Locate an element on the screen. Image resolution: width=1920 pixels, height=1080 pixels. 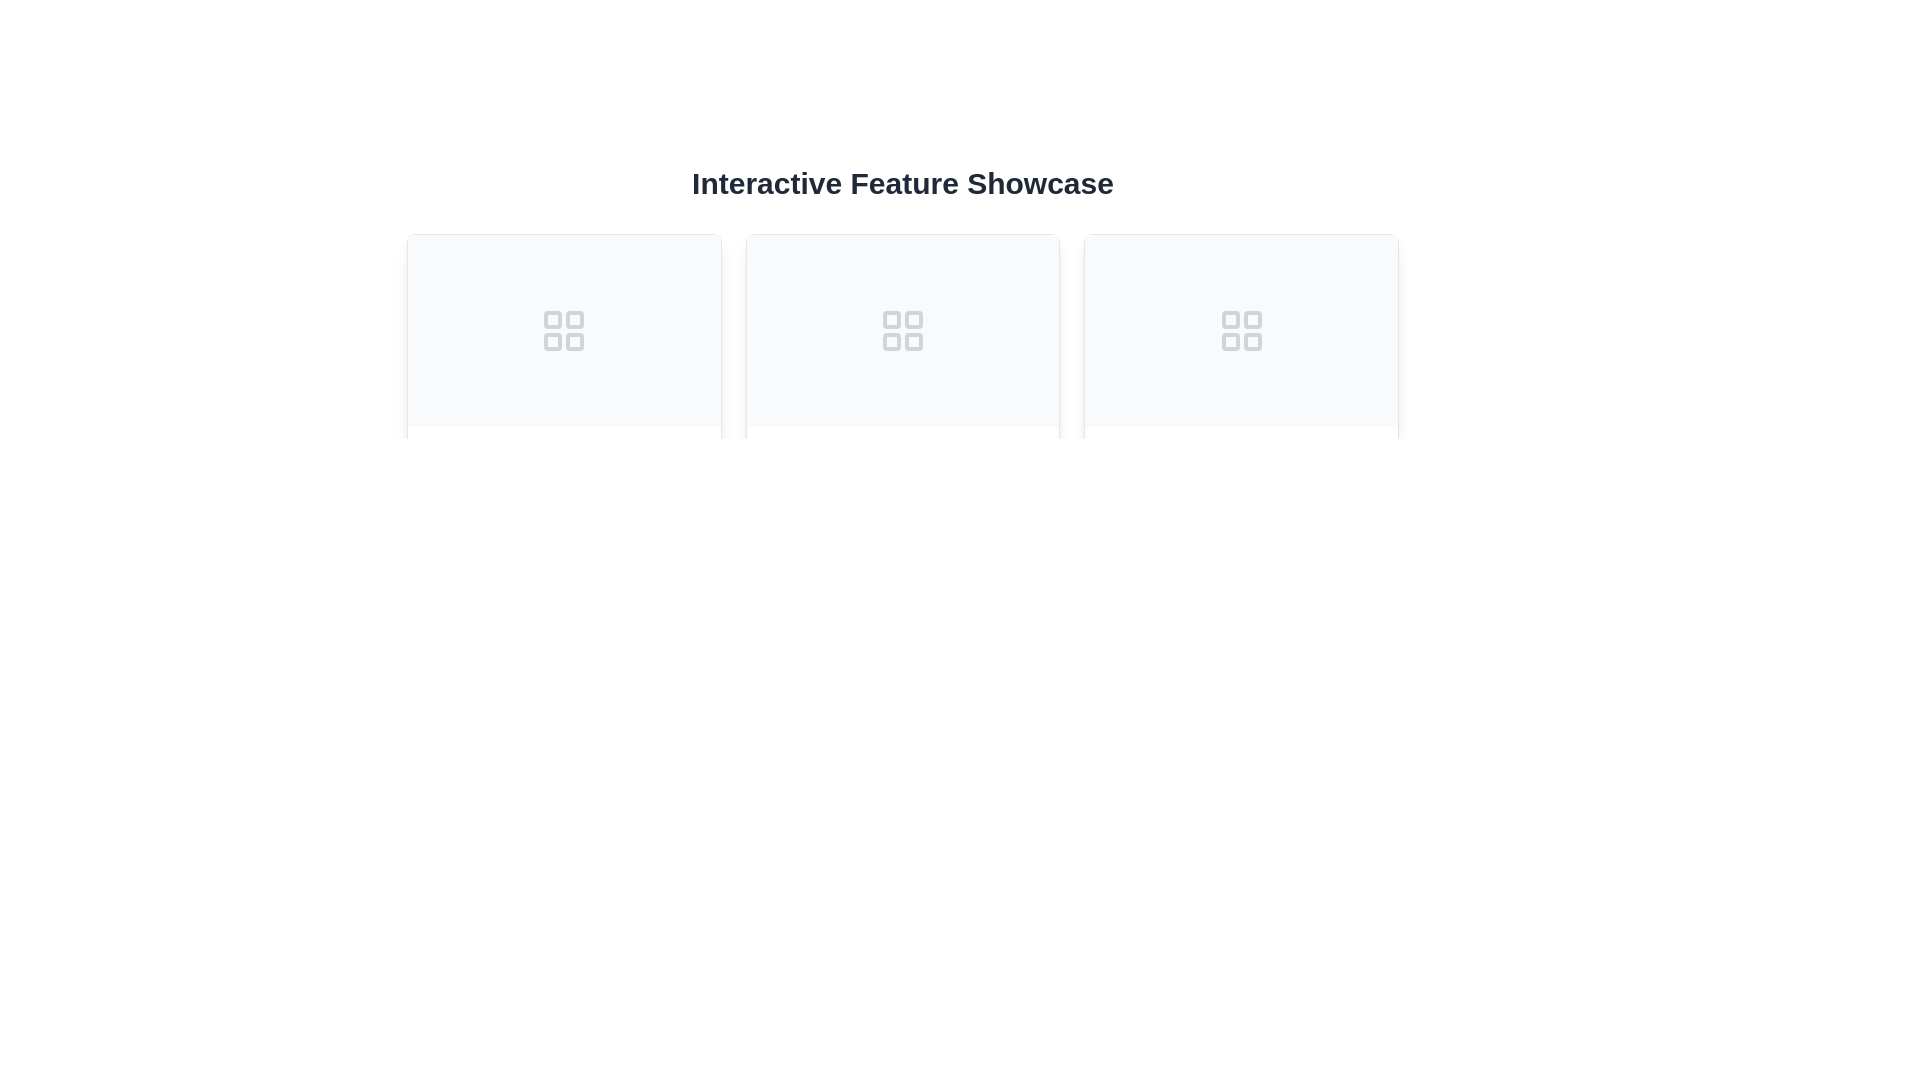
the first interactive card located in the top-left corner of the grid layout is located at coordinates (563, 415).